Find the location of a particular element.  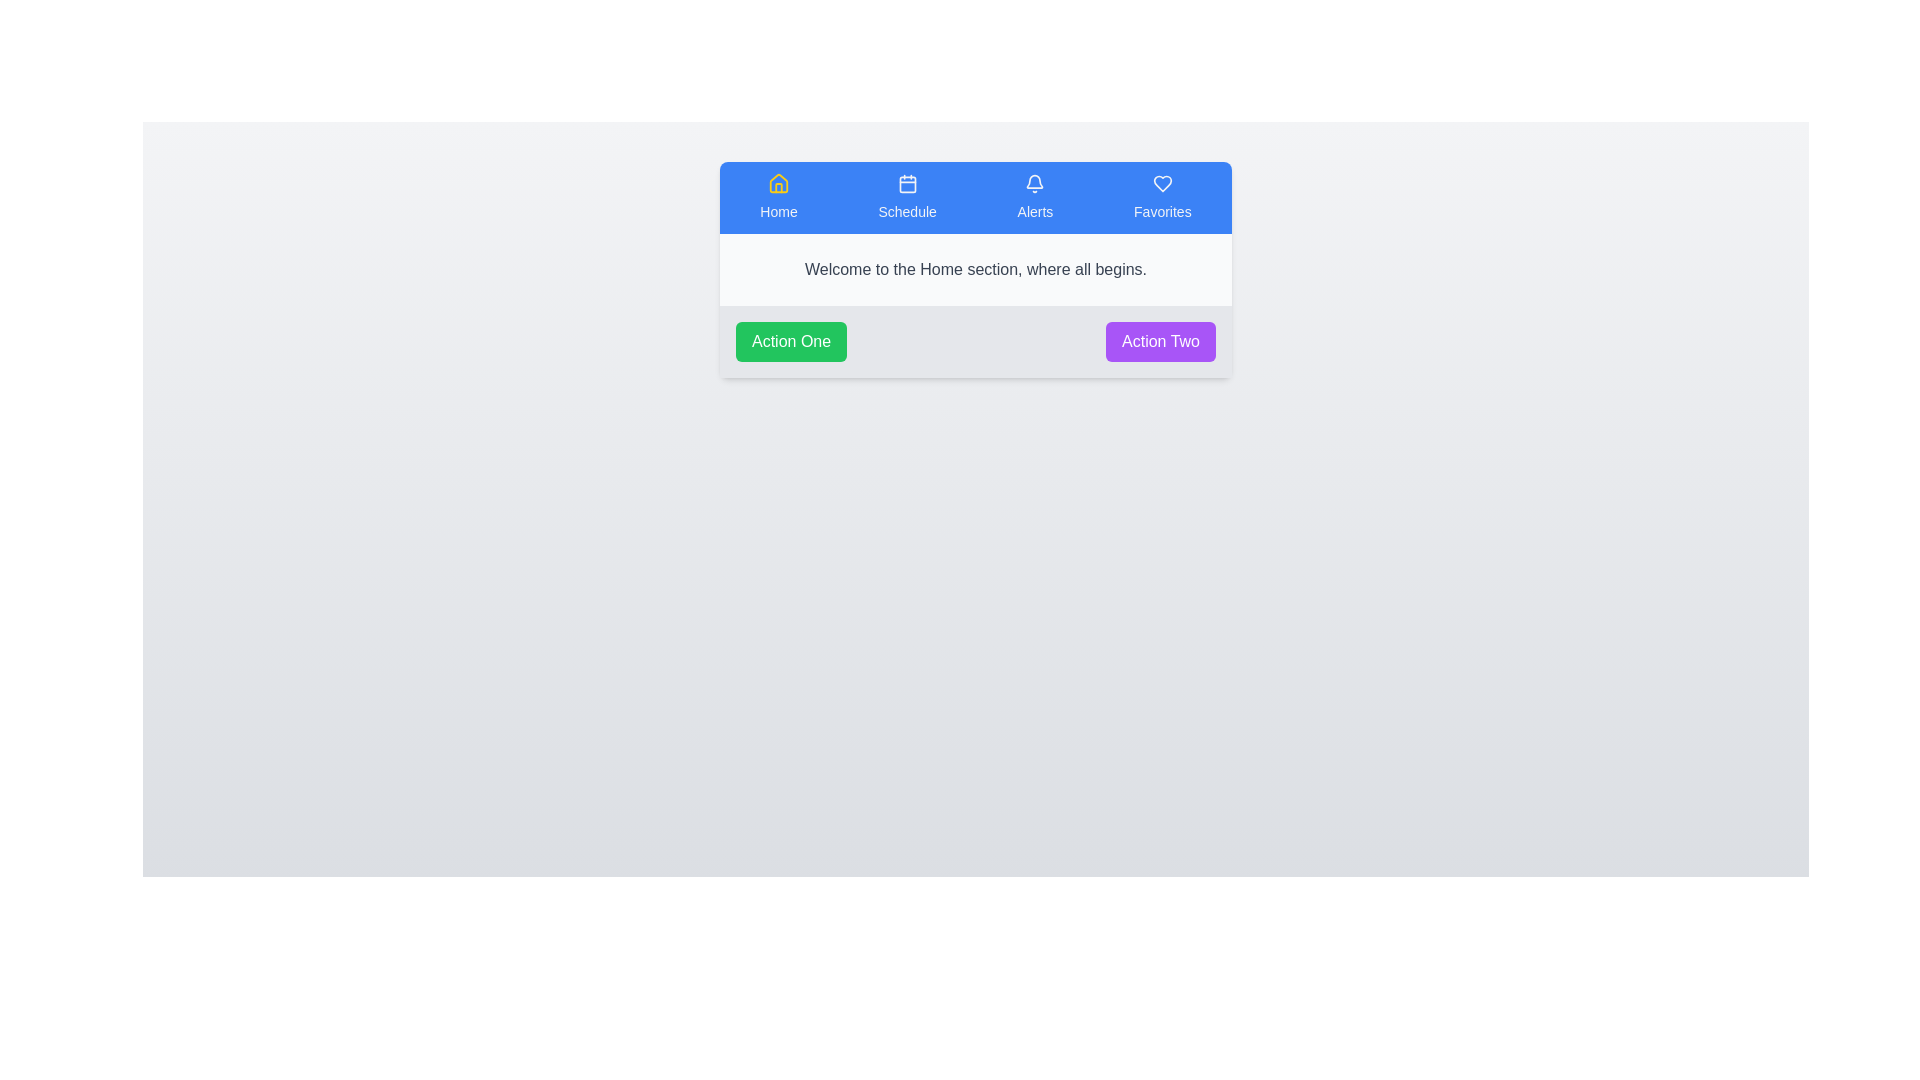

the text displayed in the active tab is located at coordinates (720, 233).